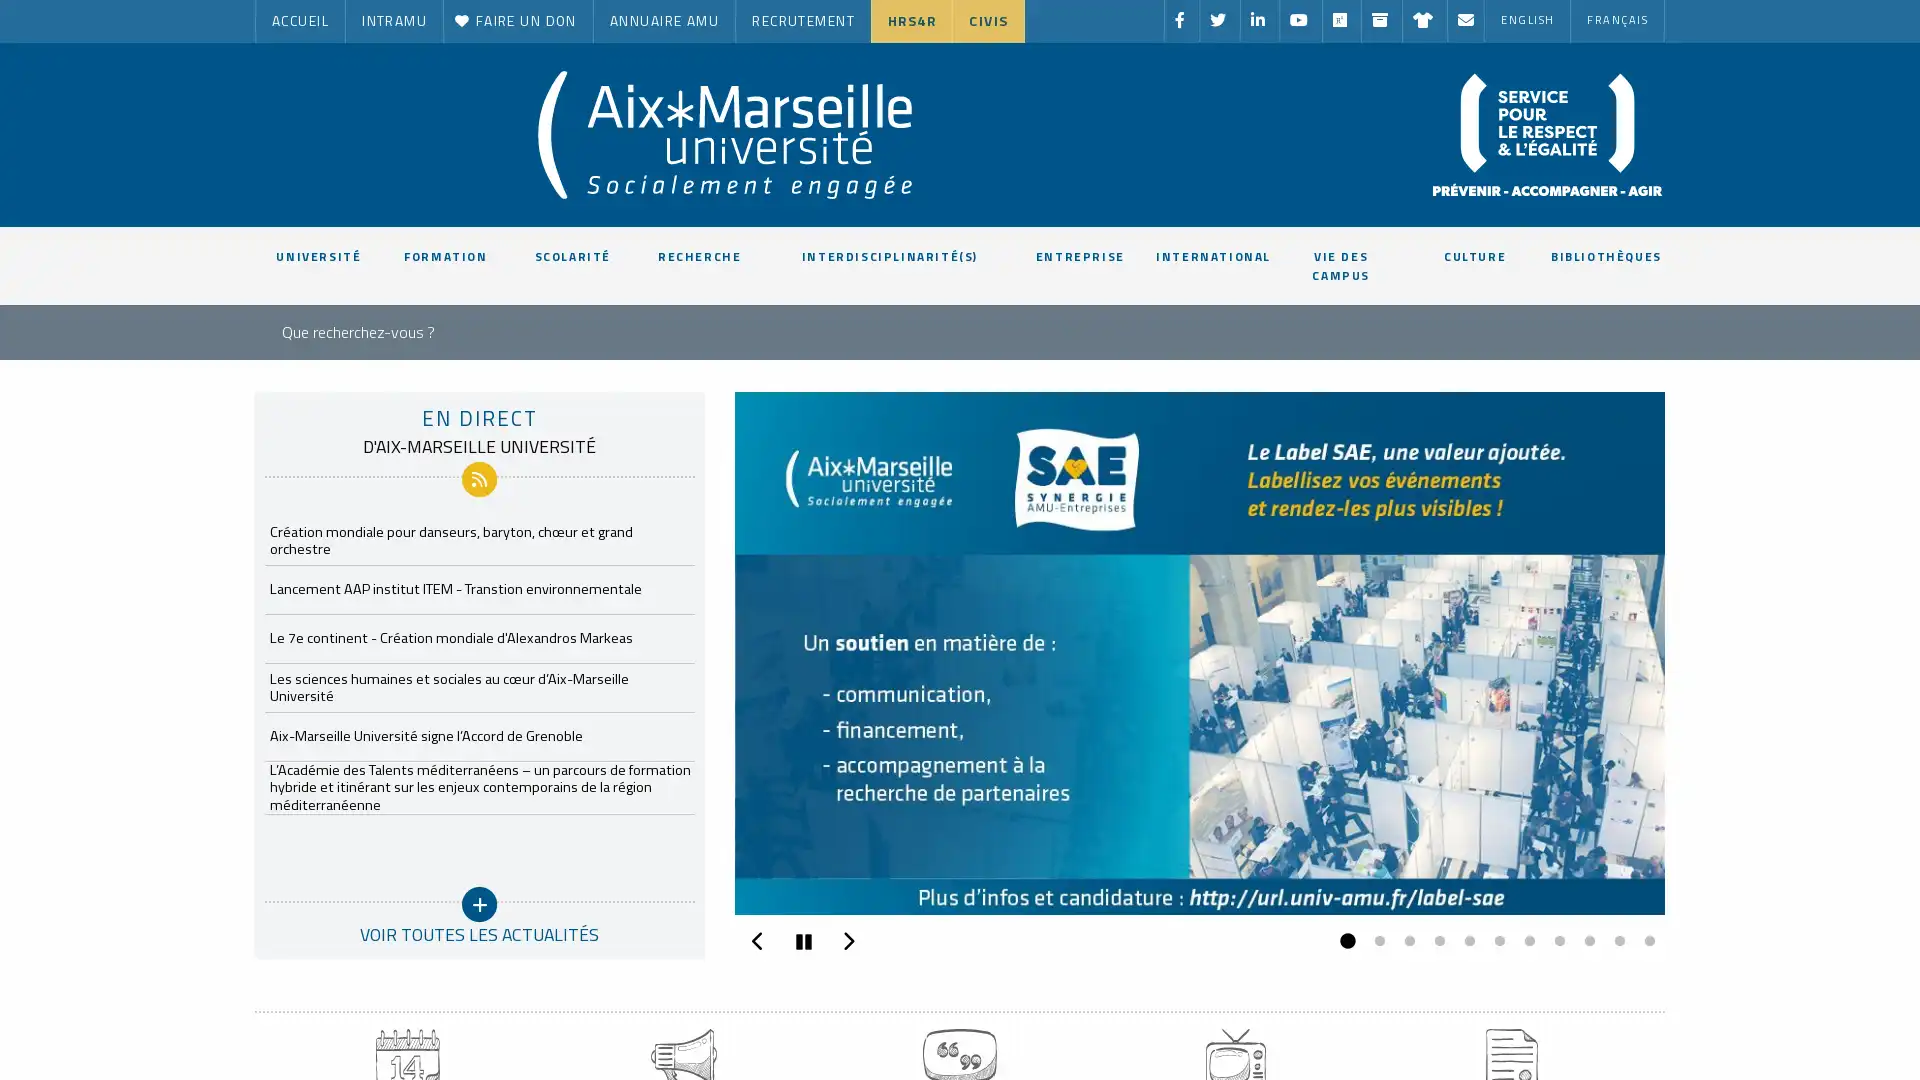  I want to click on Go to slide 5, so click(1464, 941).